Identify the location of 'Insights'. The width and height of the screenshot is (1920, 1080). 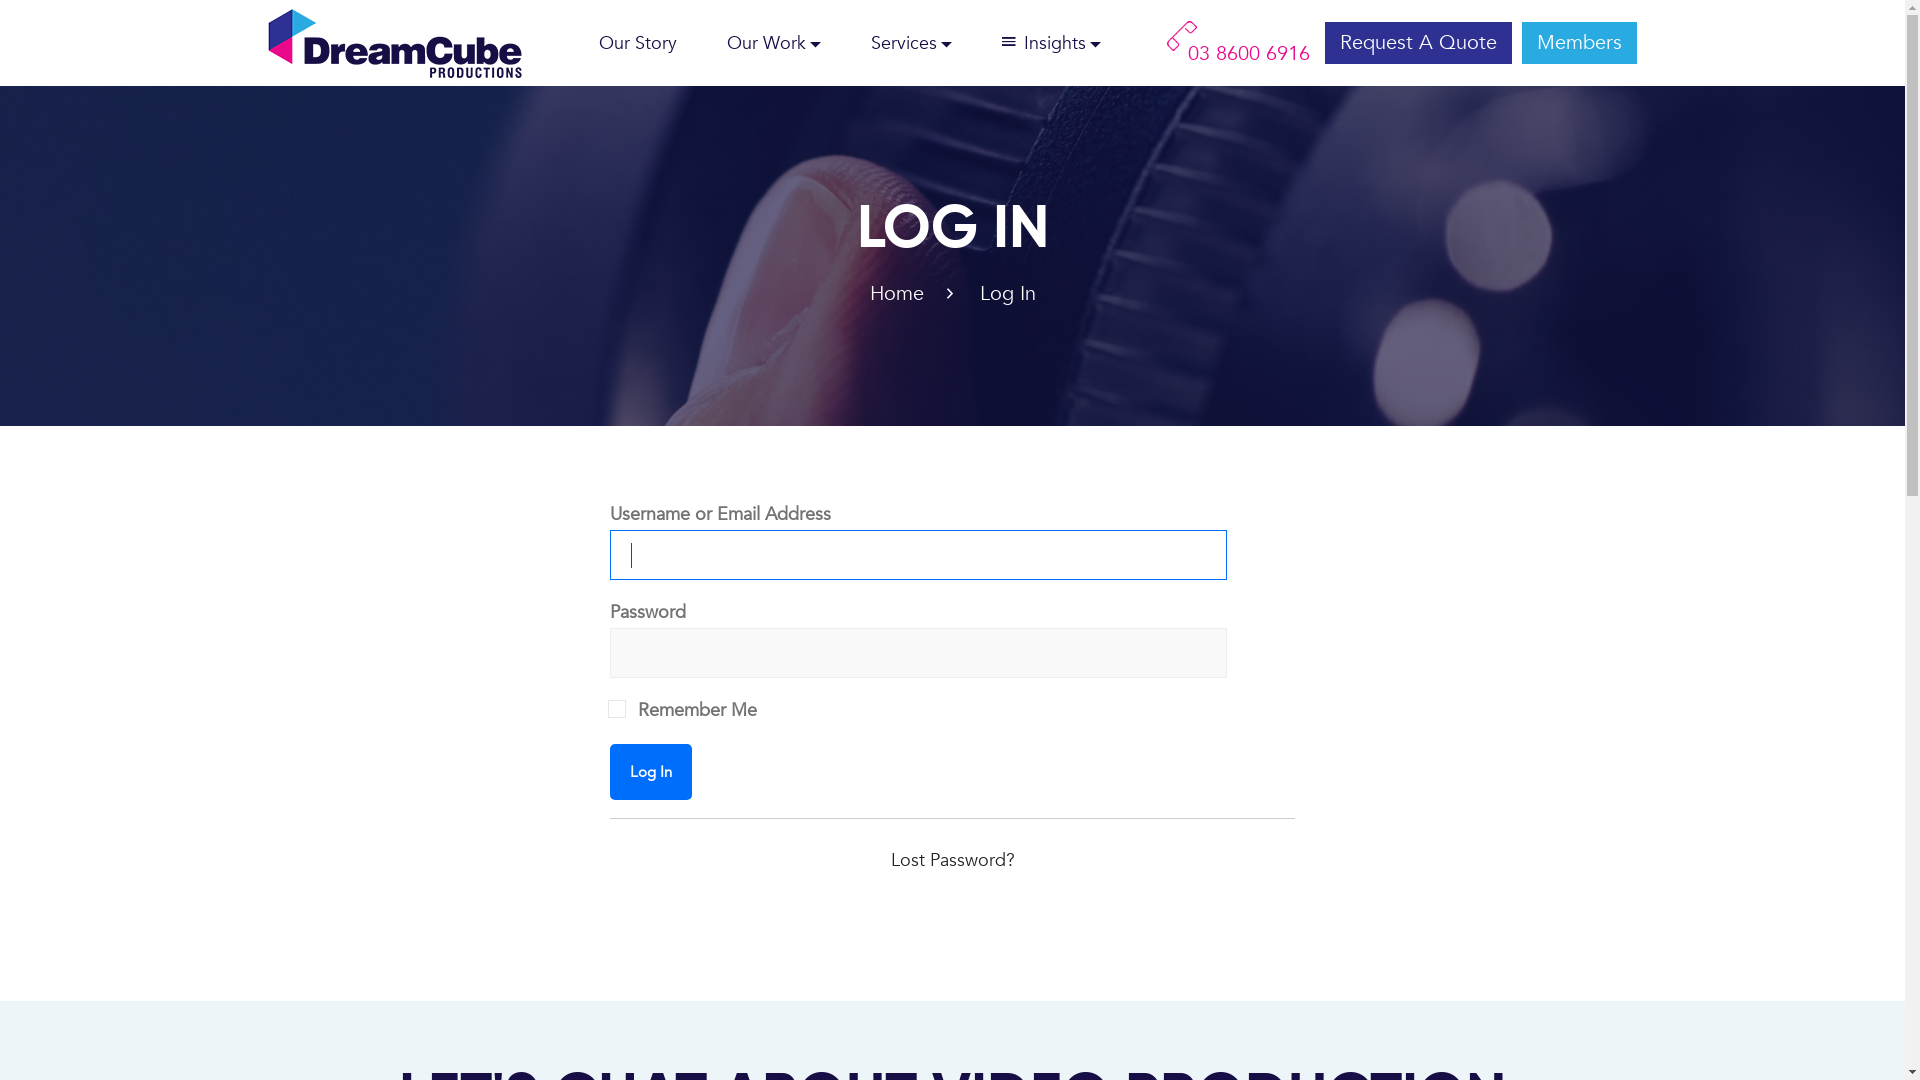
(1002, 42).